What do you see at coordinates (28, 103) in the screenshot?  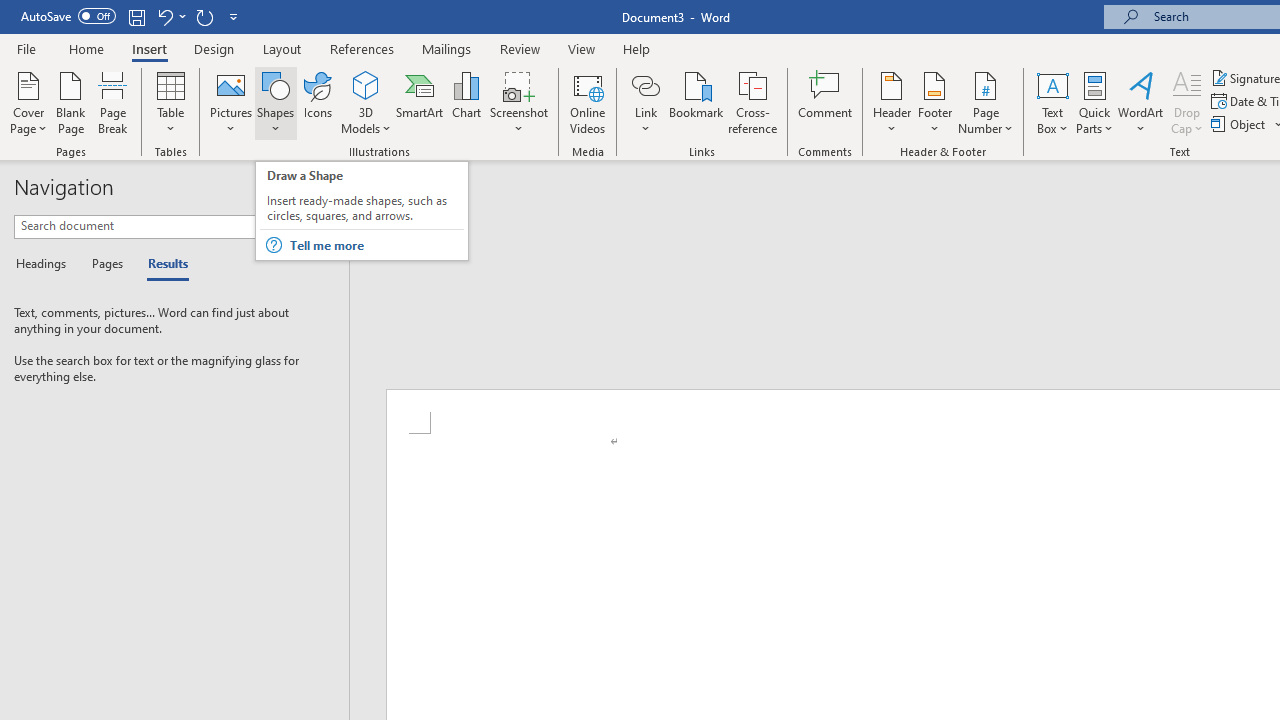 I see `'Cover Page'` at bounding box center [28, 103].